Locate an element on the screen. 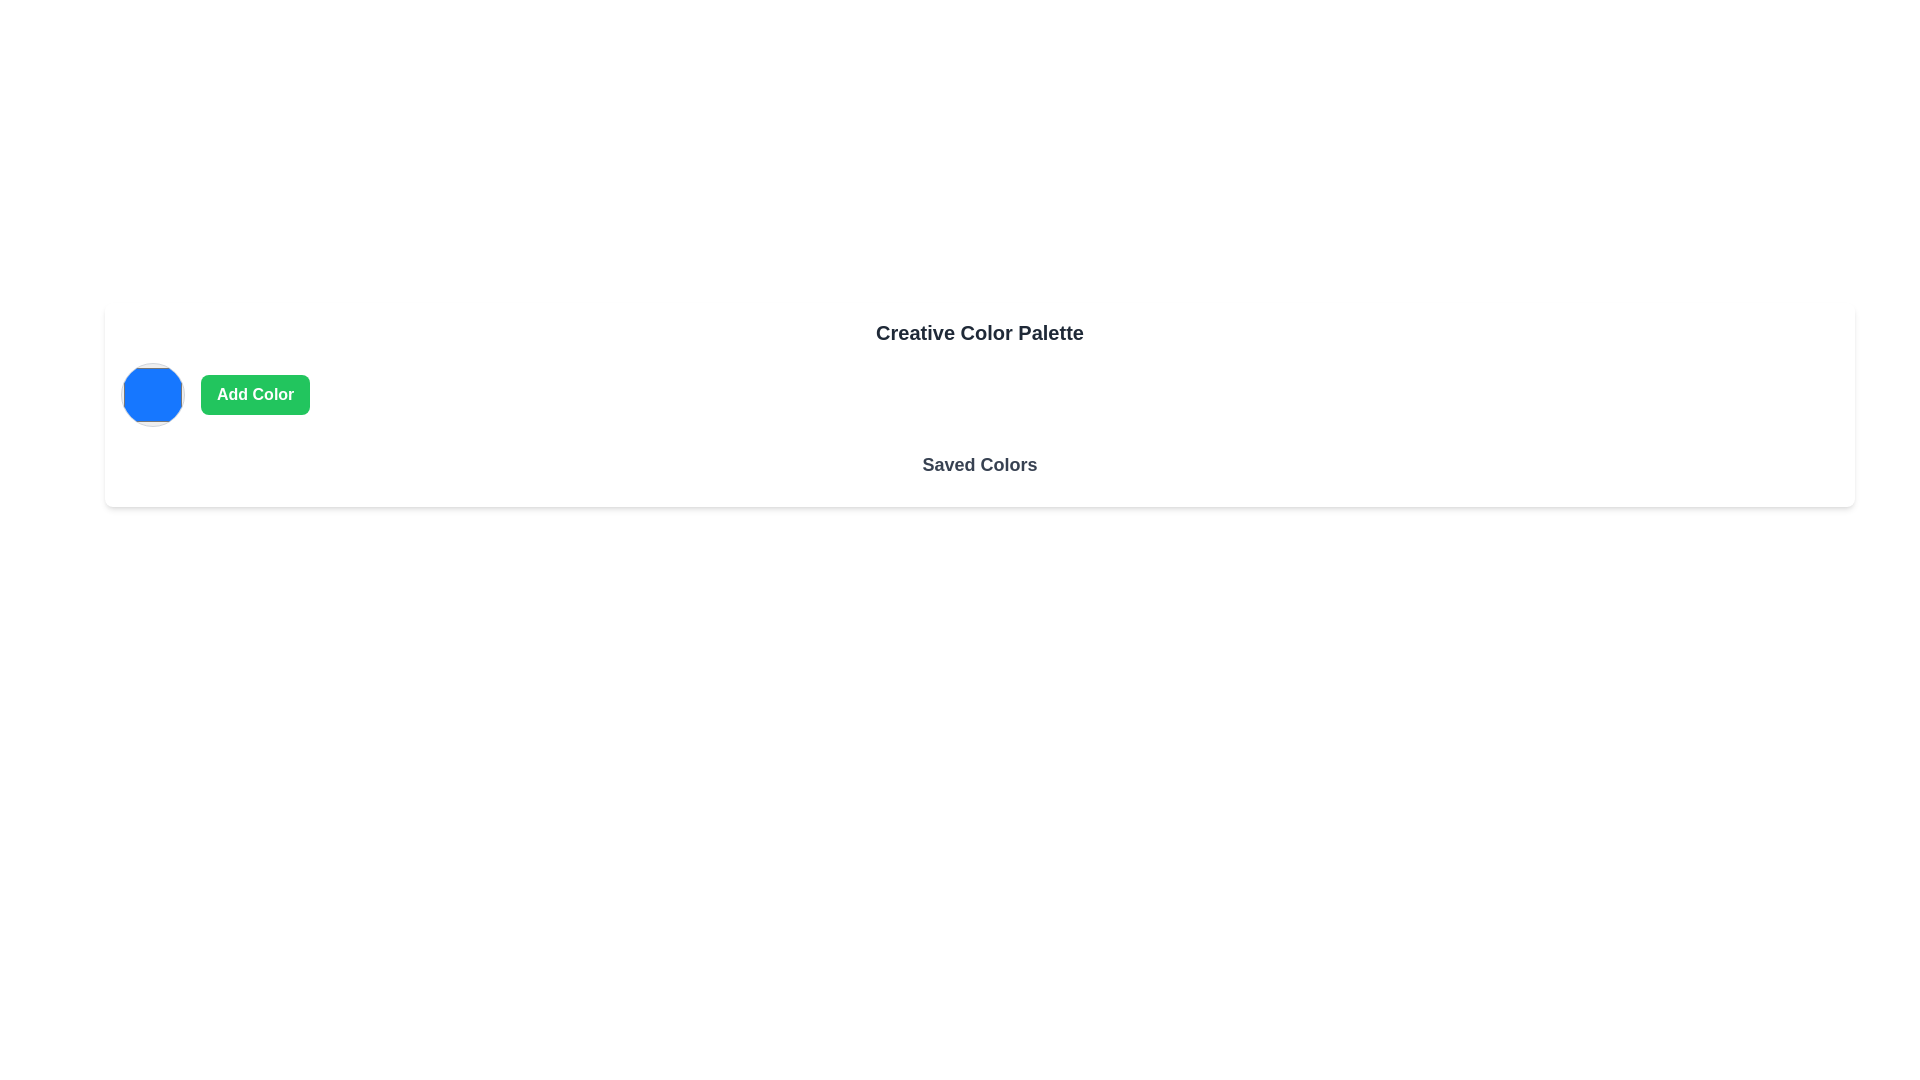  the circular Color Display or Selector with a blue fill color (#1677ff) is located at coordinates (152, 394).